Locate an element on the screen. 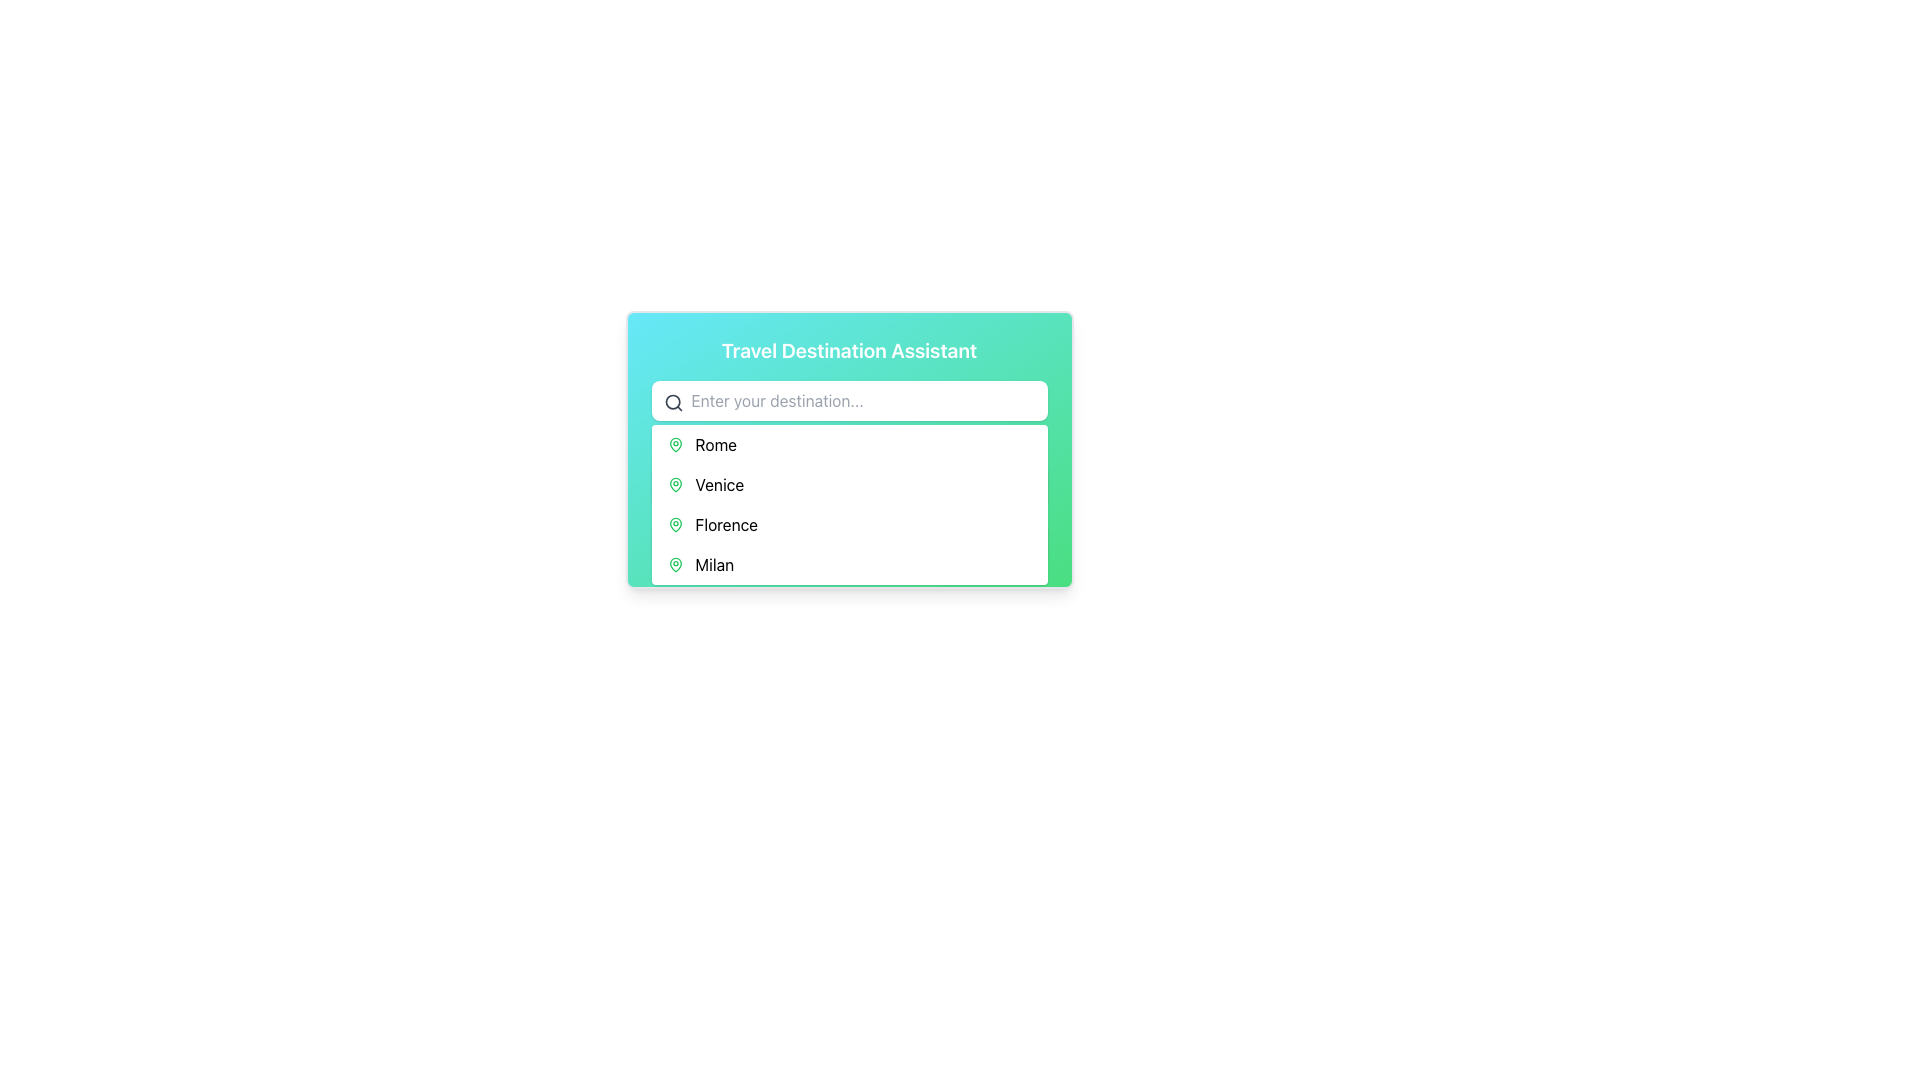 This screenshot has height=1080, width=1920. the indicative search icon located at the left edge of the input field for entering destinations is located at coordinates (673, 402).